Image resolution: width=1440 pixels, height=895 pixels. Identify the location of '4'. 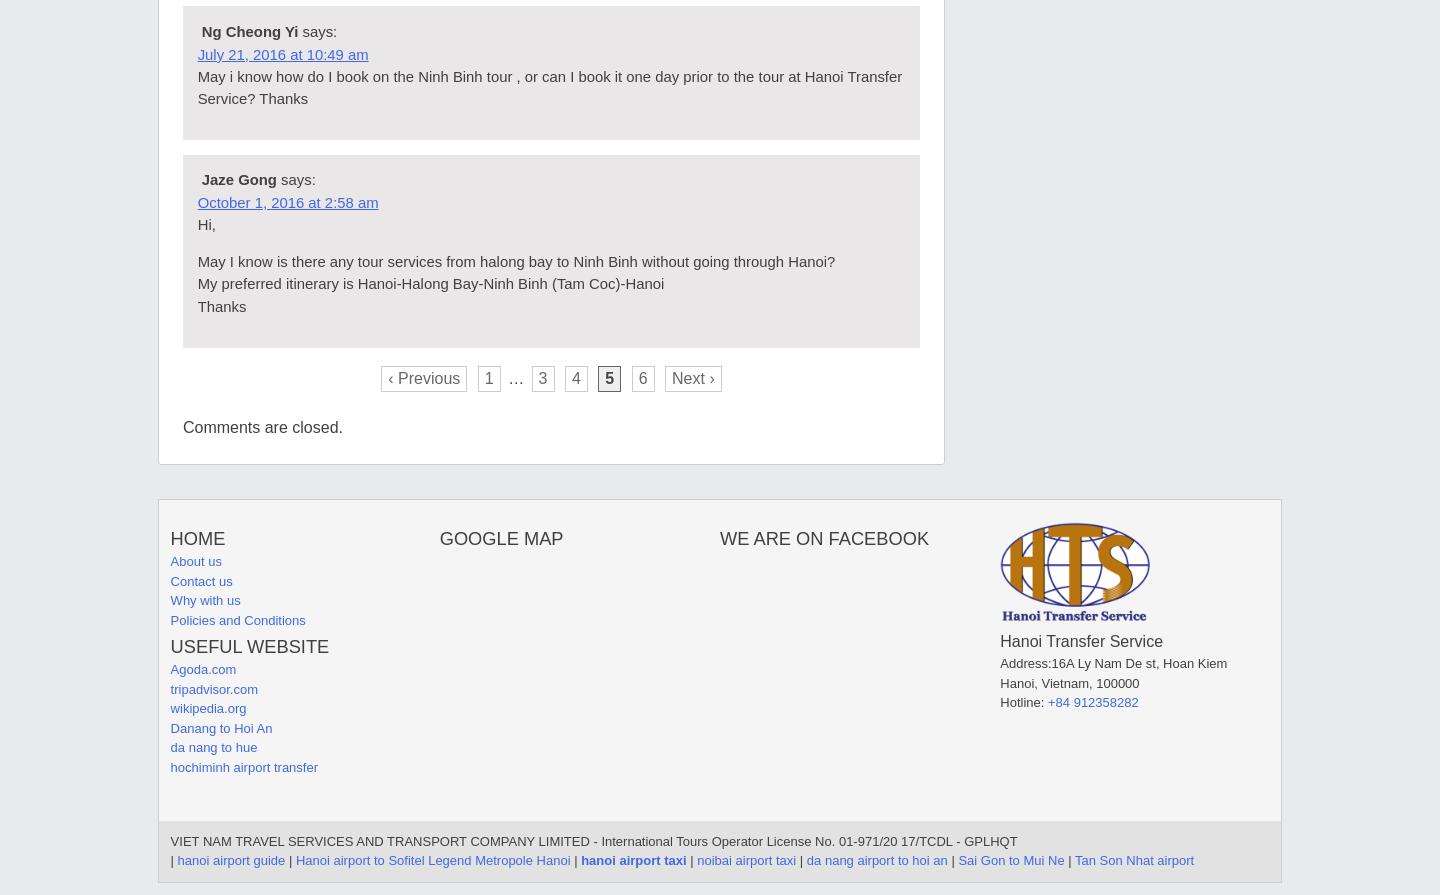
(575, 378).